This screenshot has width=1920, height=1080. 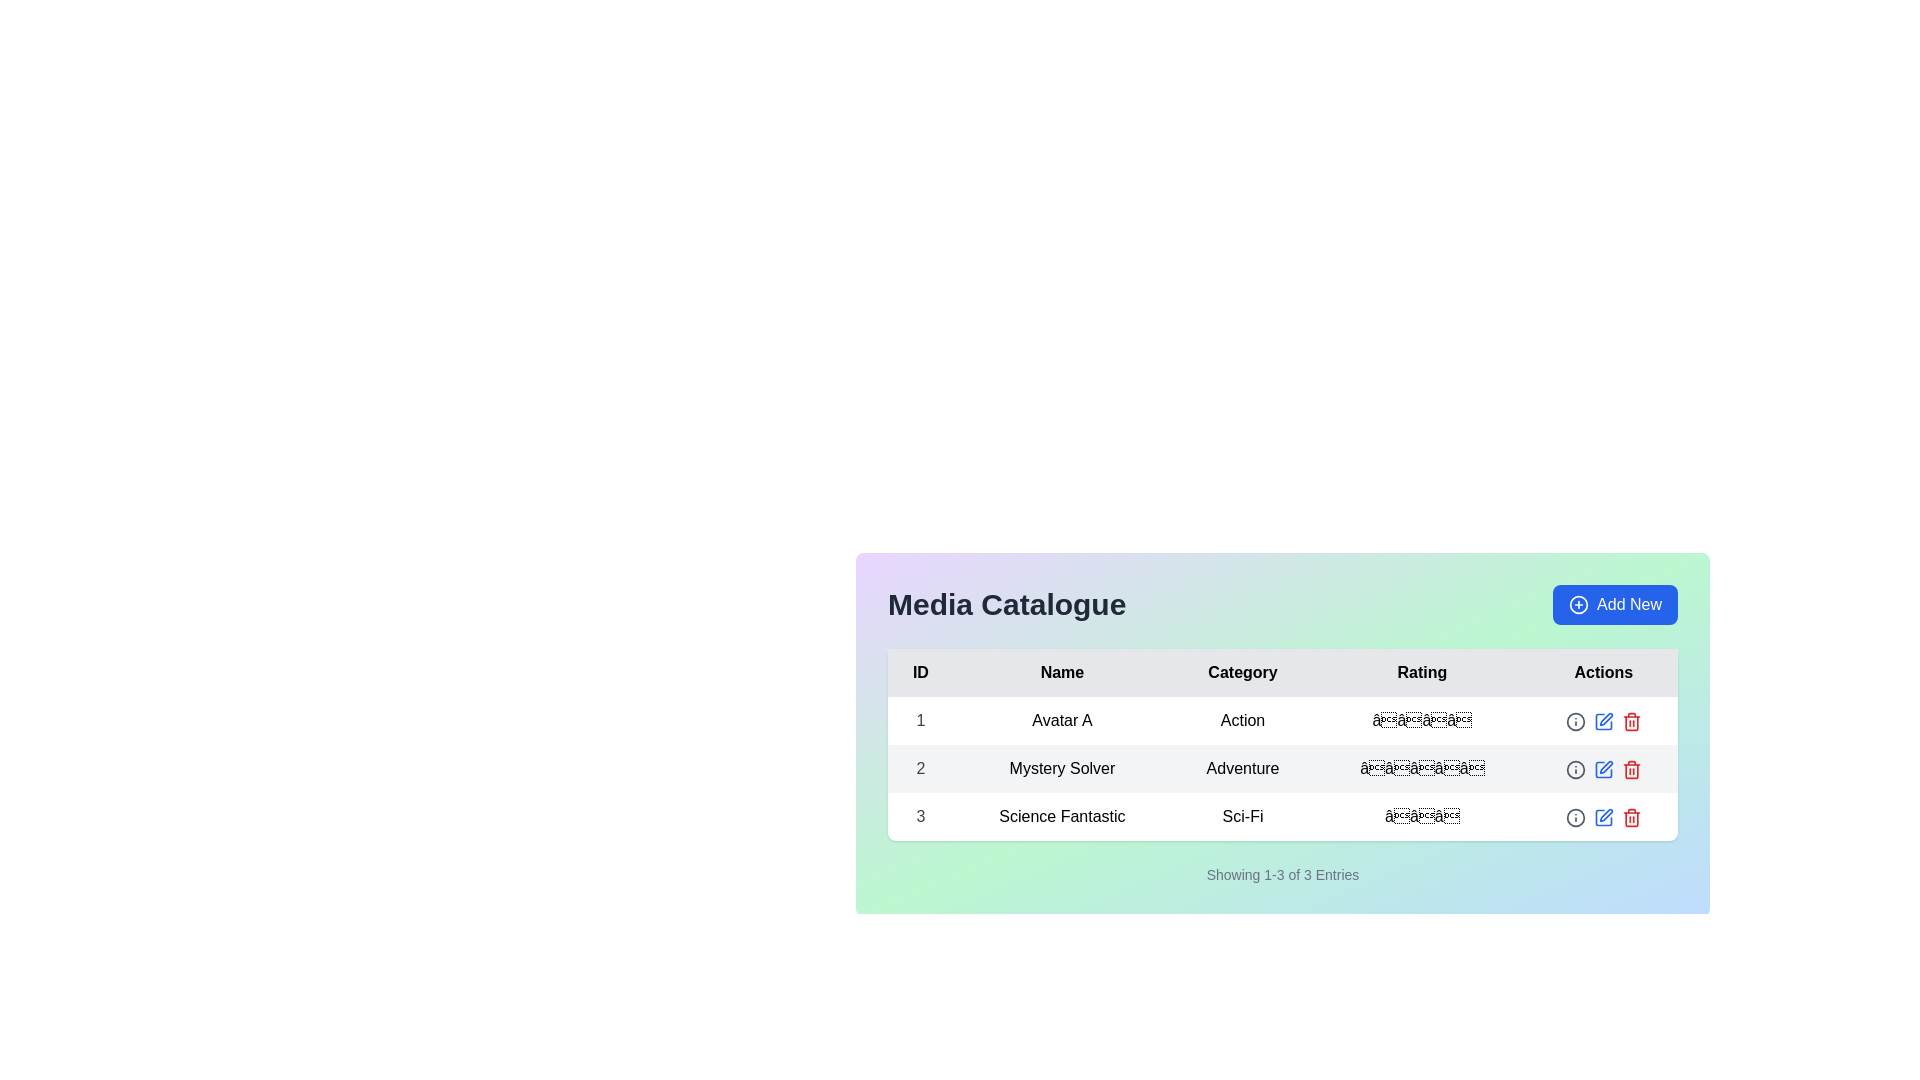 What do you see at coordinates (1615, 604) in the screenshot?
I see `the button in the top-right corner of the media catalog section` at bounding box center [1615, 604].